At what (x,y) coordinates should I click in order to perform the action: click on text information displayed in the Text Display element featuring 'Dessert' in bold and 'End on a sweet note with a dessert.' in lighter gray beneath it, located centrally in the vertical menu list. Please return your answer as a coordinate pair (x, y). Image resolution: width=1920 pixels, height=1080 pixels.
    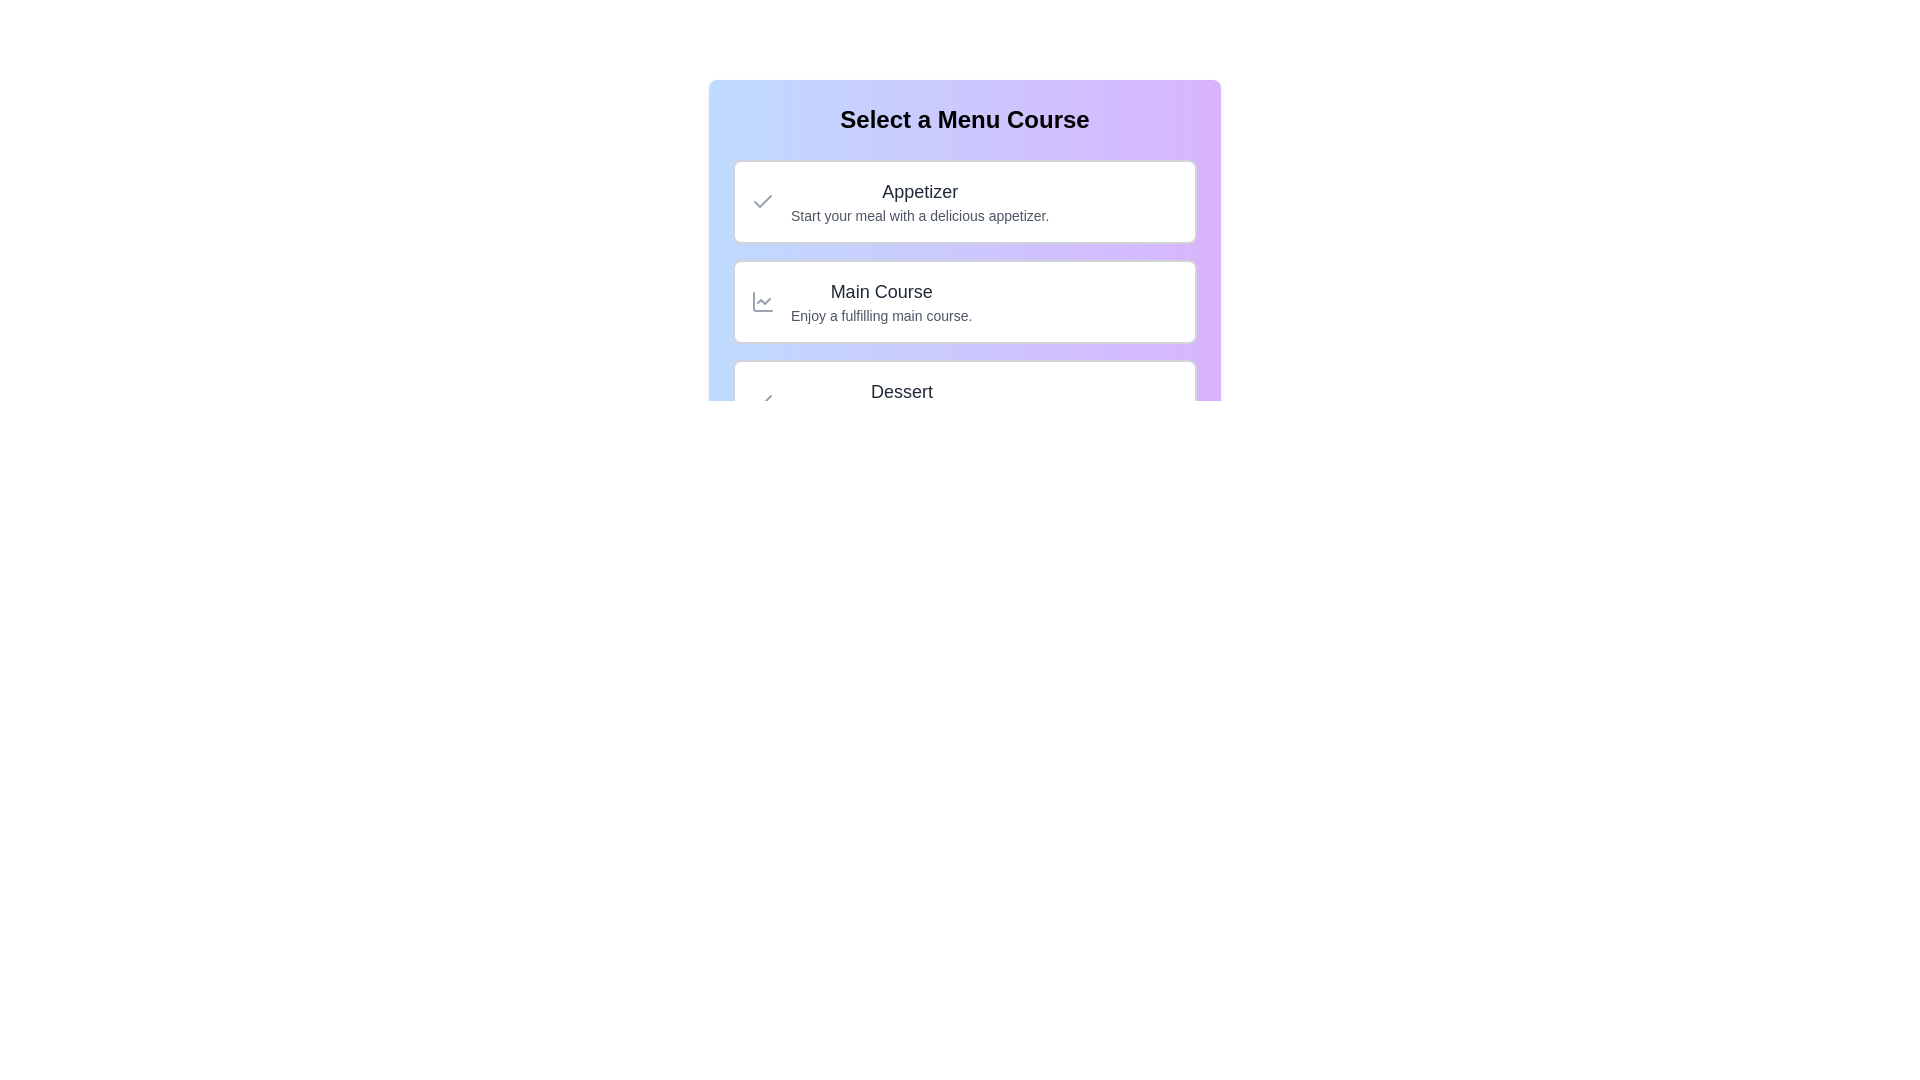
    Looking at the image, I should click on (900, 401).